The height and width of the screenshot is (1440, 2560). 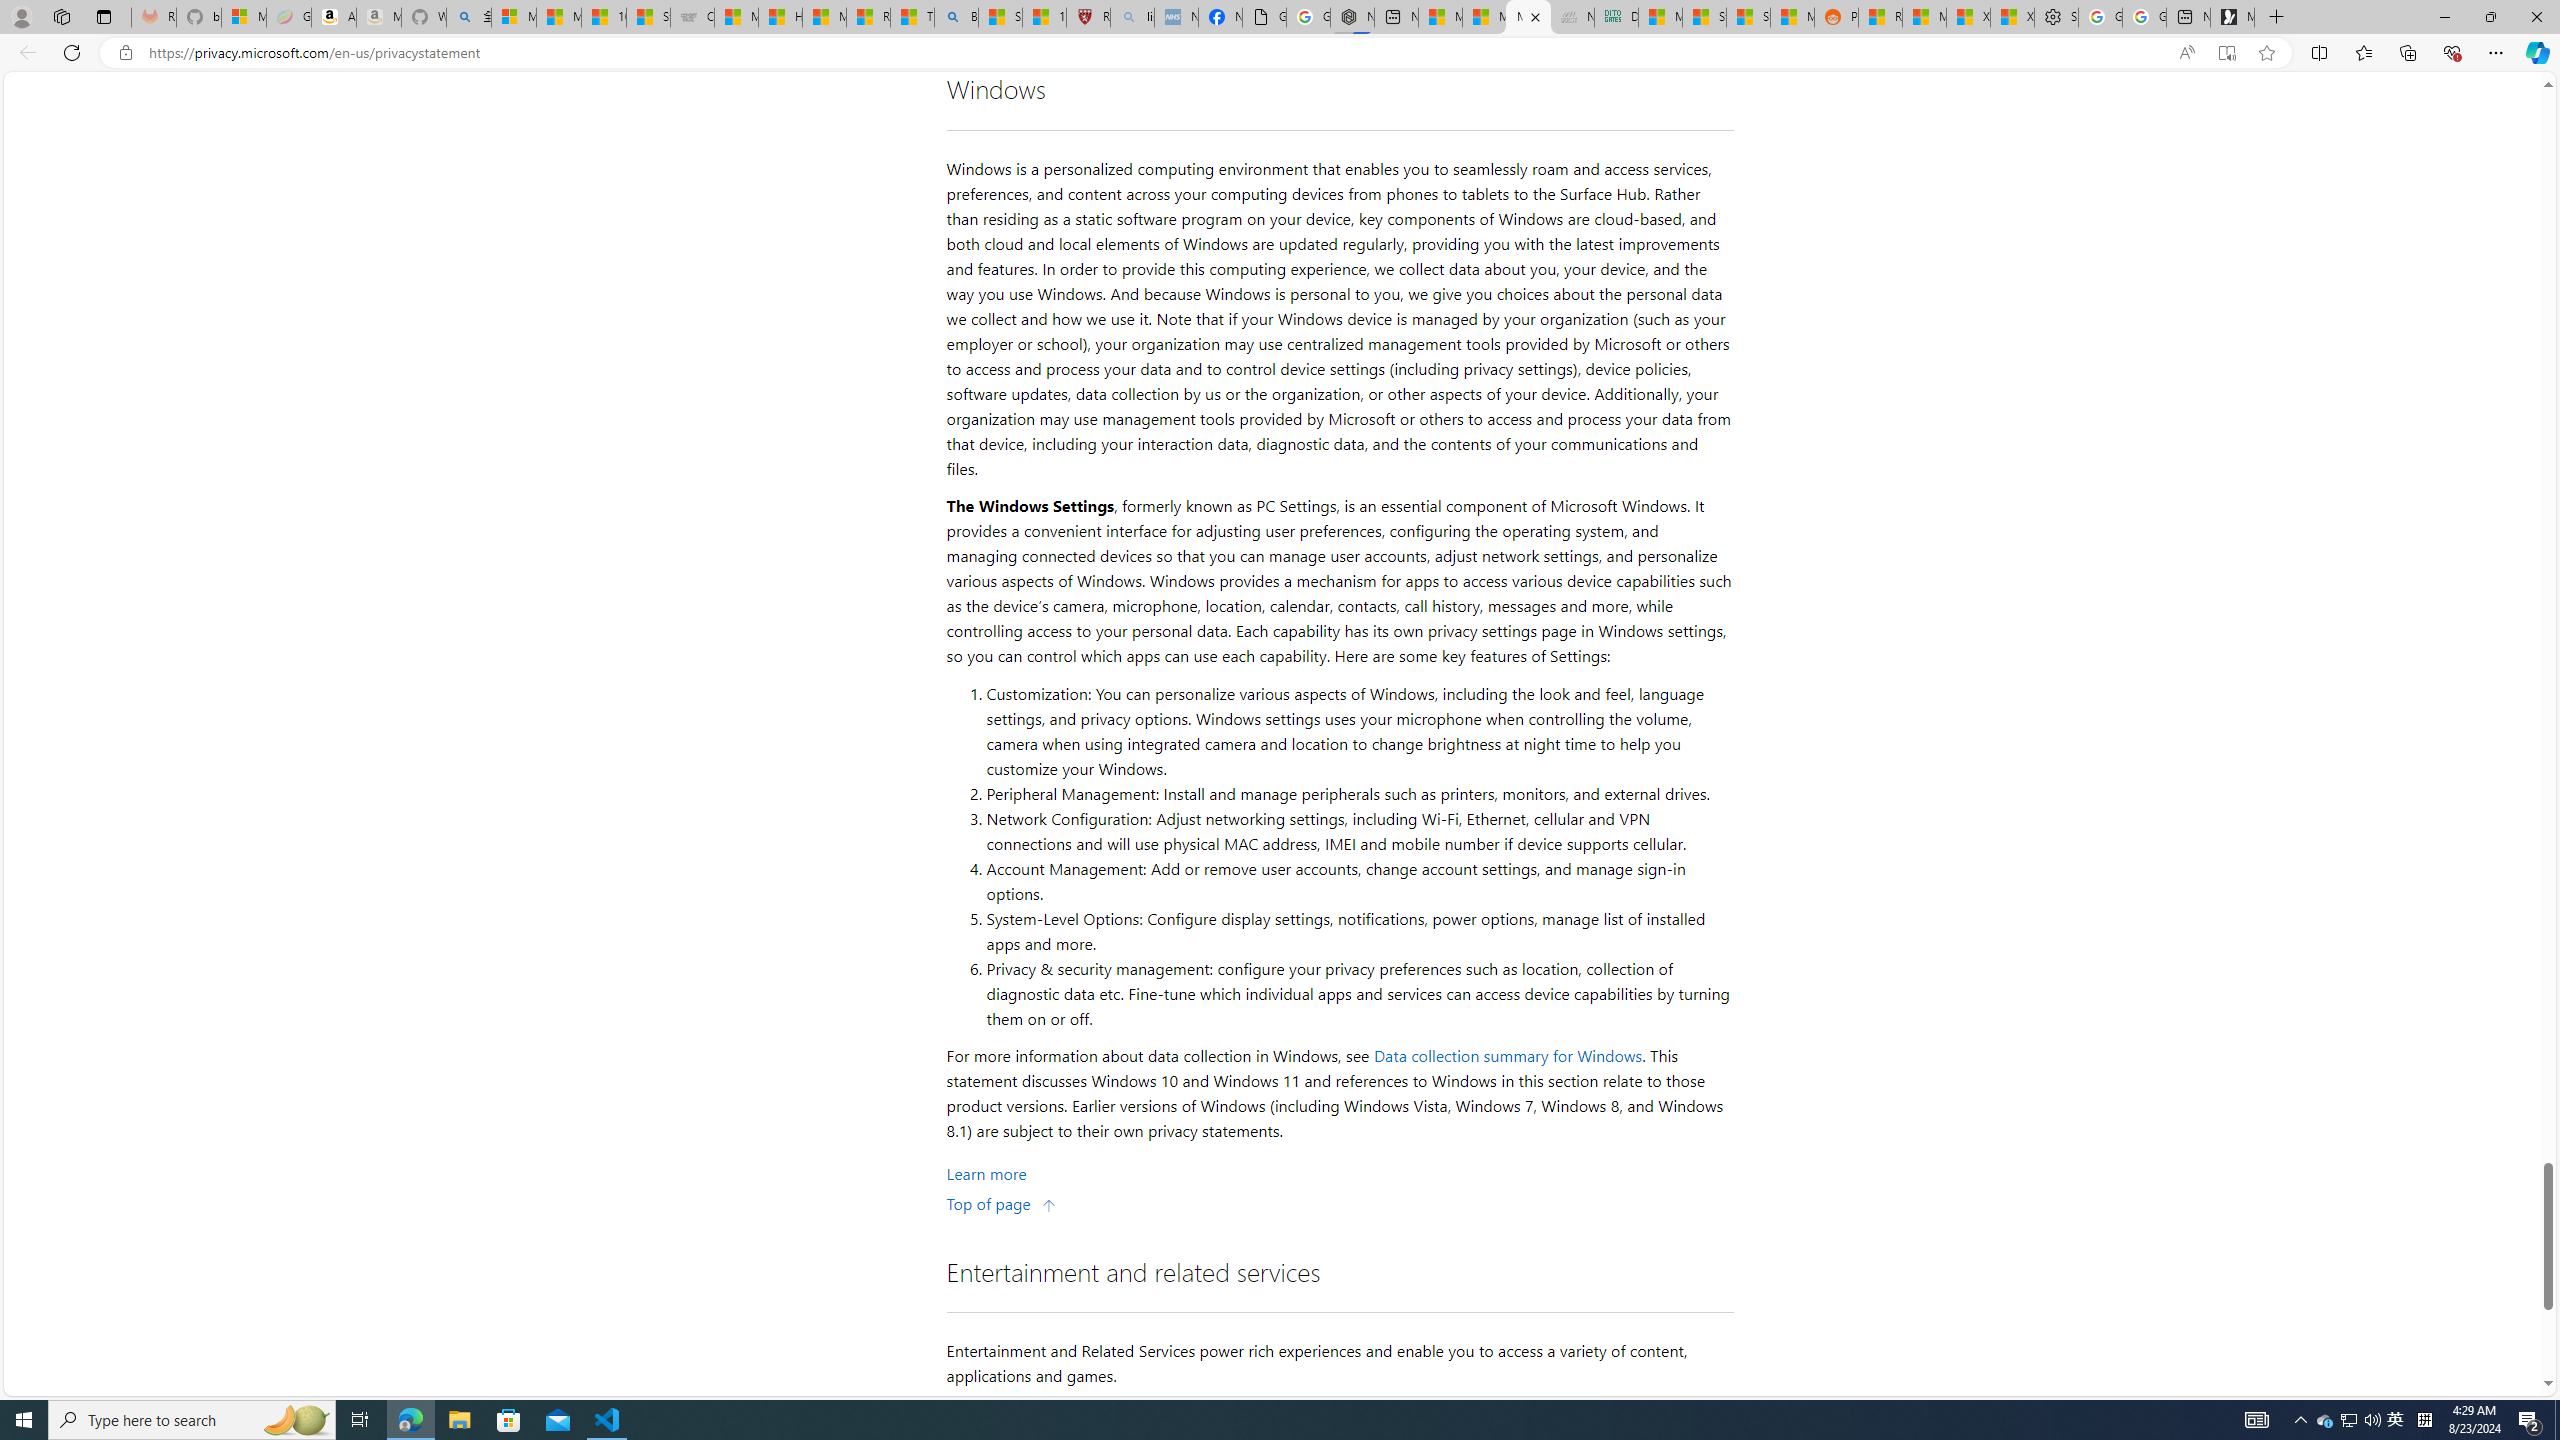 I want to click on 'Recipes - MSN', so click(x=867, y=16).